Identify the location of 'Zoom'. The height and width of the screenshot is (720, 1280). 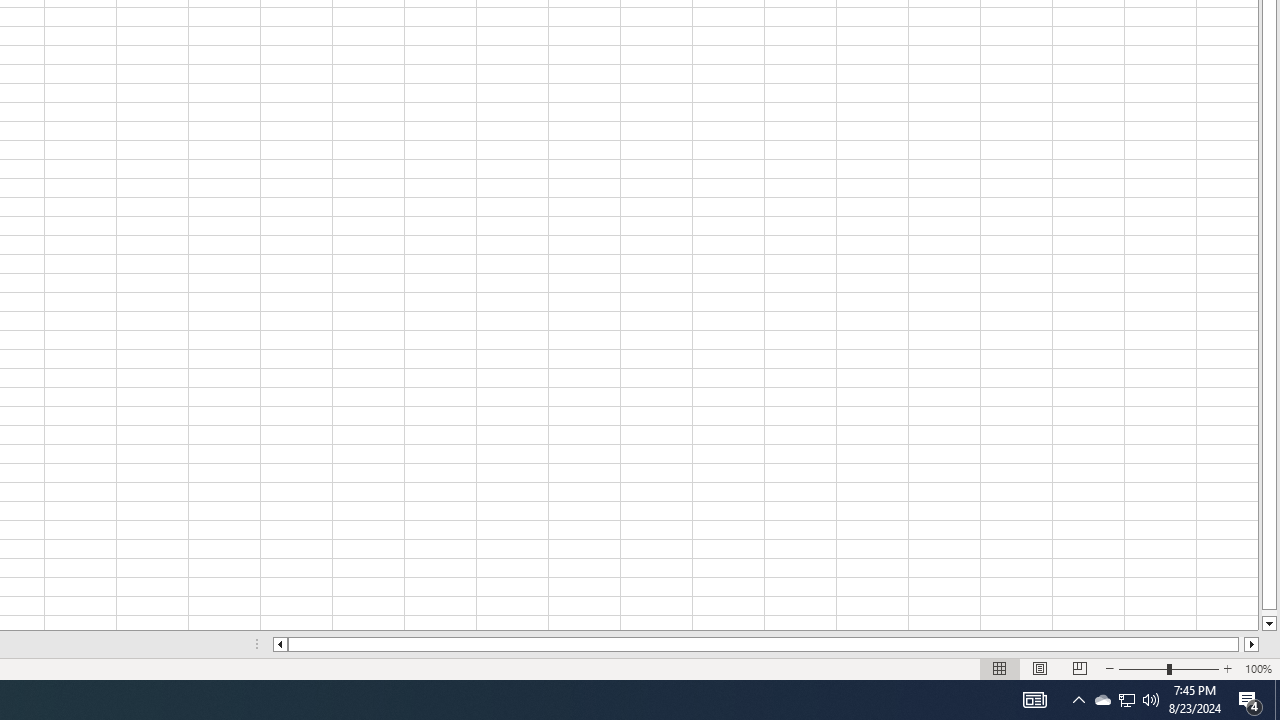
(1168, 669).